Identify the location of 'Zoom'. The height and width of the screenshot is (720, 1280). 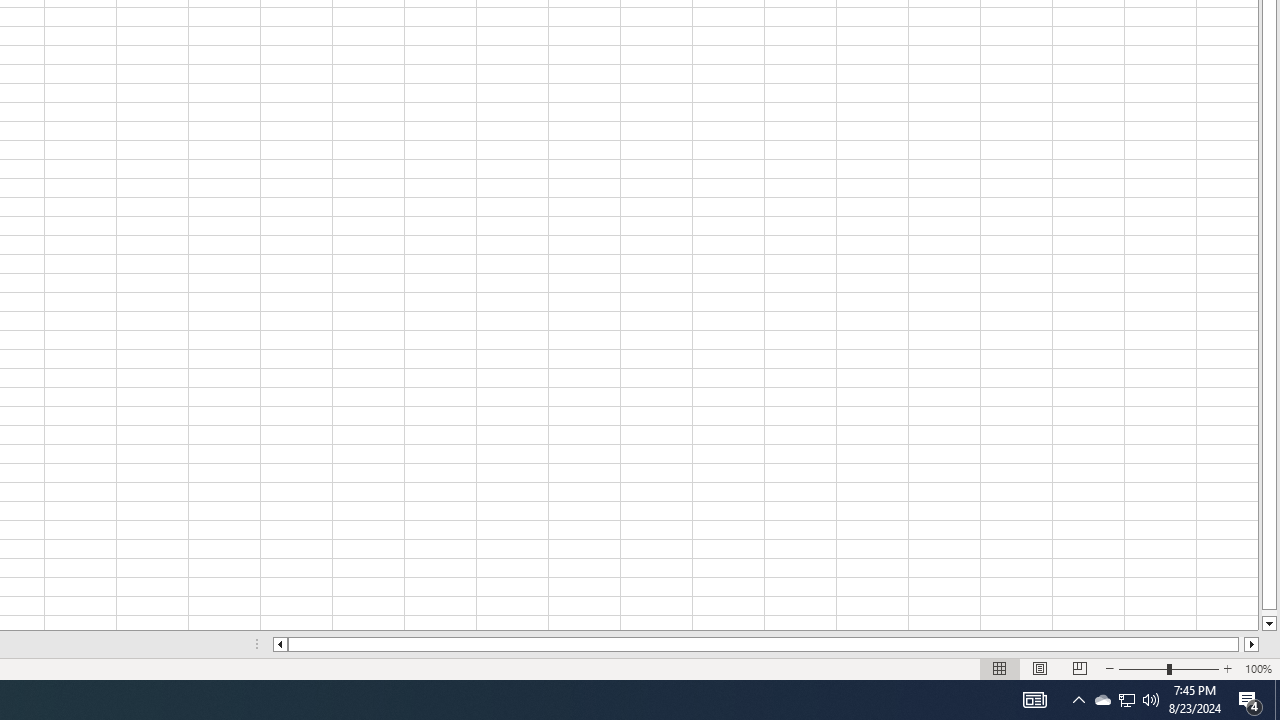
(1168, 669).